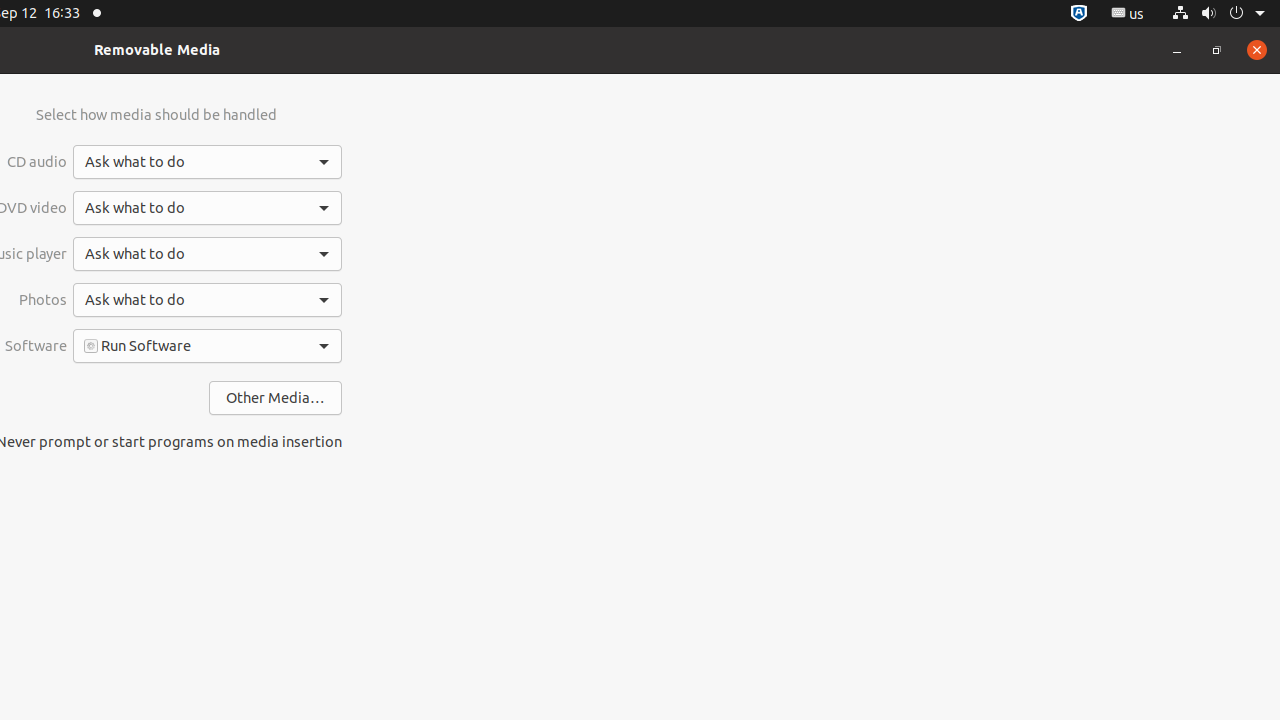 This screenshot has width=1280, height=720. What do you see at coordinates (1176, 48) in the screenshot?
I see `'Minimize'` at bounding box center [1176, 48].